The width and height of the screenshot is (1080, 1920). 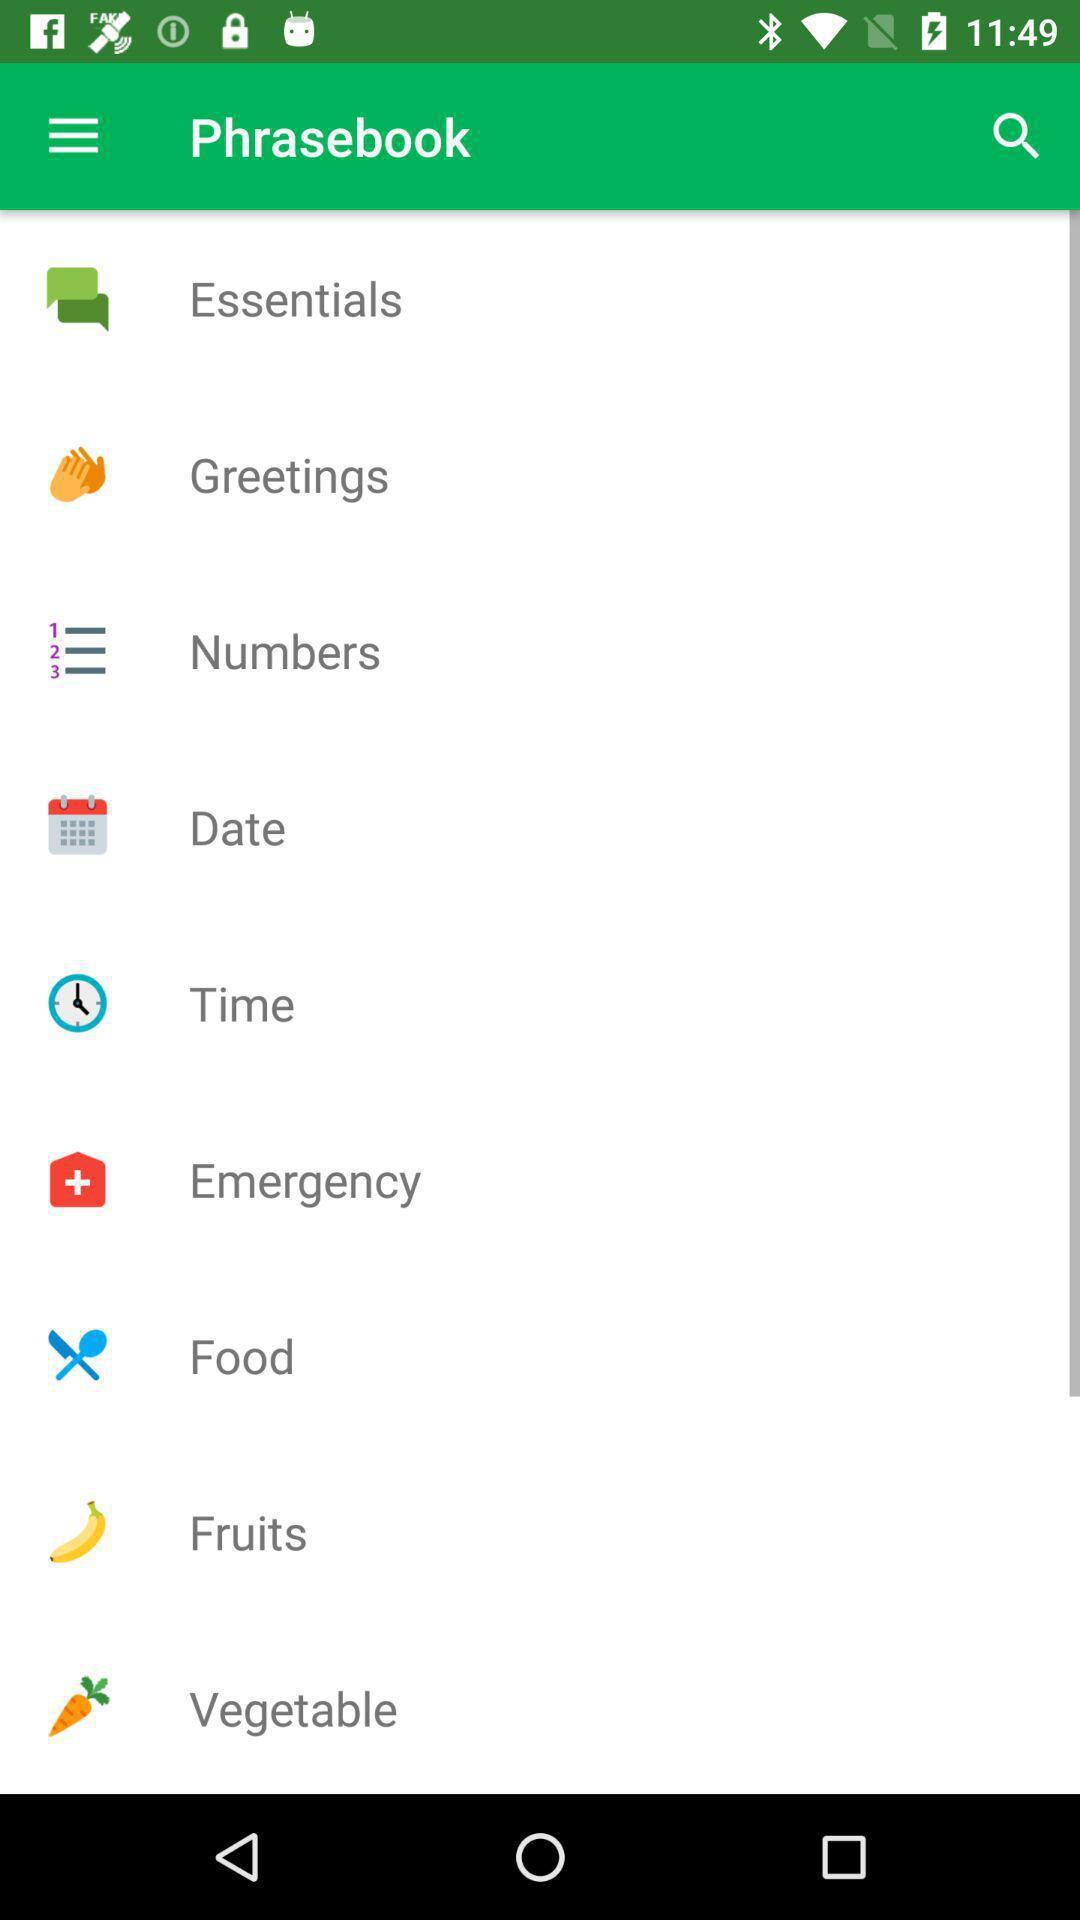 What do you see at coordinates (76, 1530) in the screenshot?
I see `fruit phrasebook` at bounding box center [76, 1530].